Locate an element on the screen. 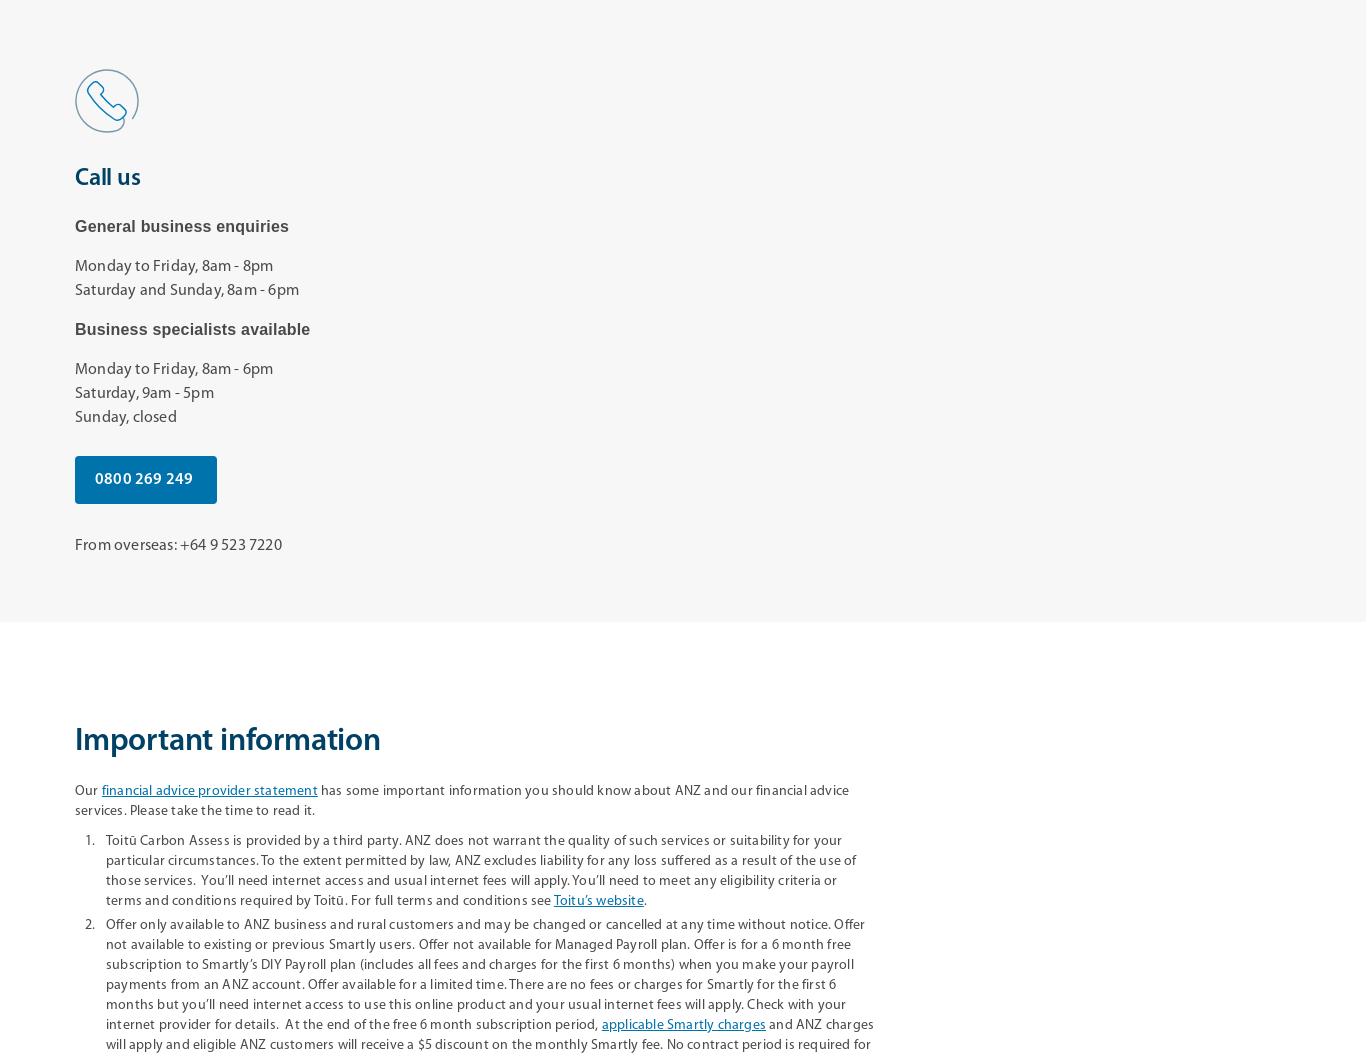 The width and height of the screenshot is (1367, 1059). 'Important information' is located at coordinates (226, 741).